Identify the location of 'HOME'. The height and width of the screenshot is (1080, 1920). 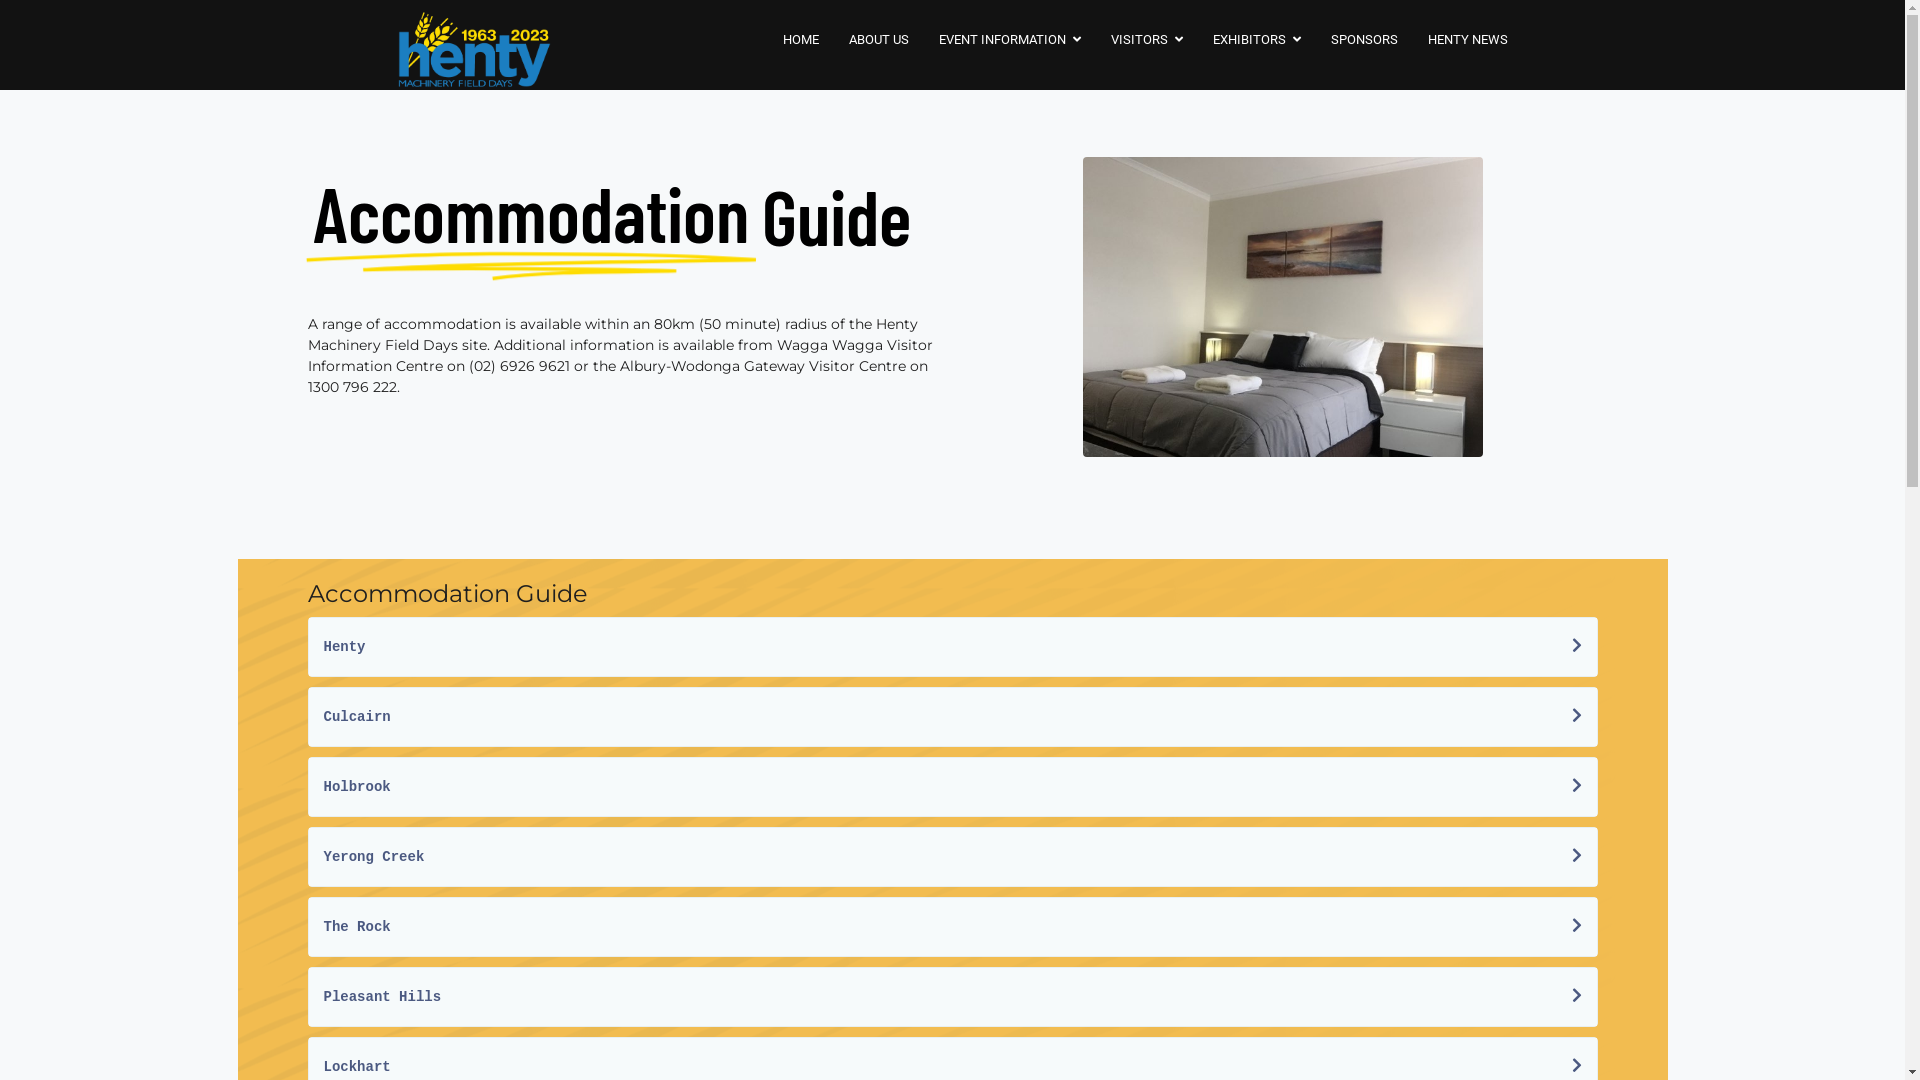
(801, 39).